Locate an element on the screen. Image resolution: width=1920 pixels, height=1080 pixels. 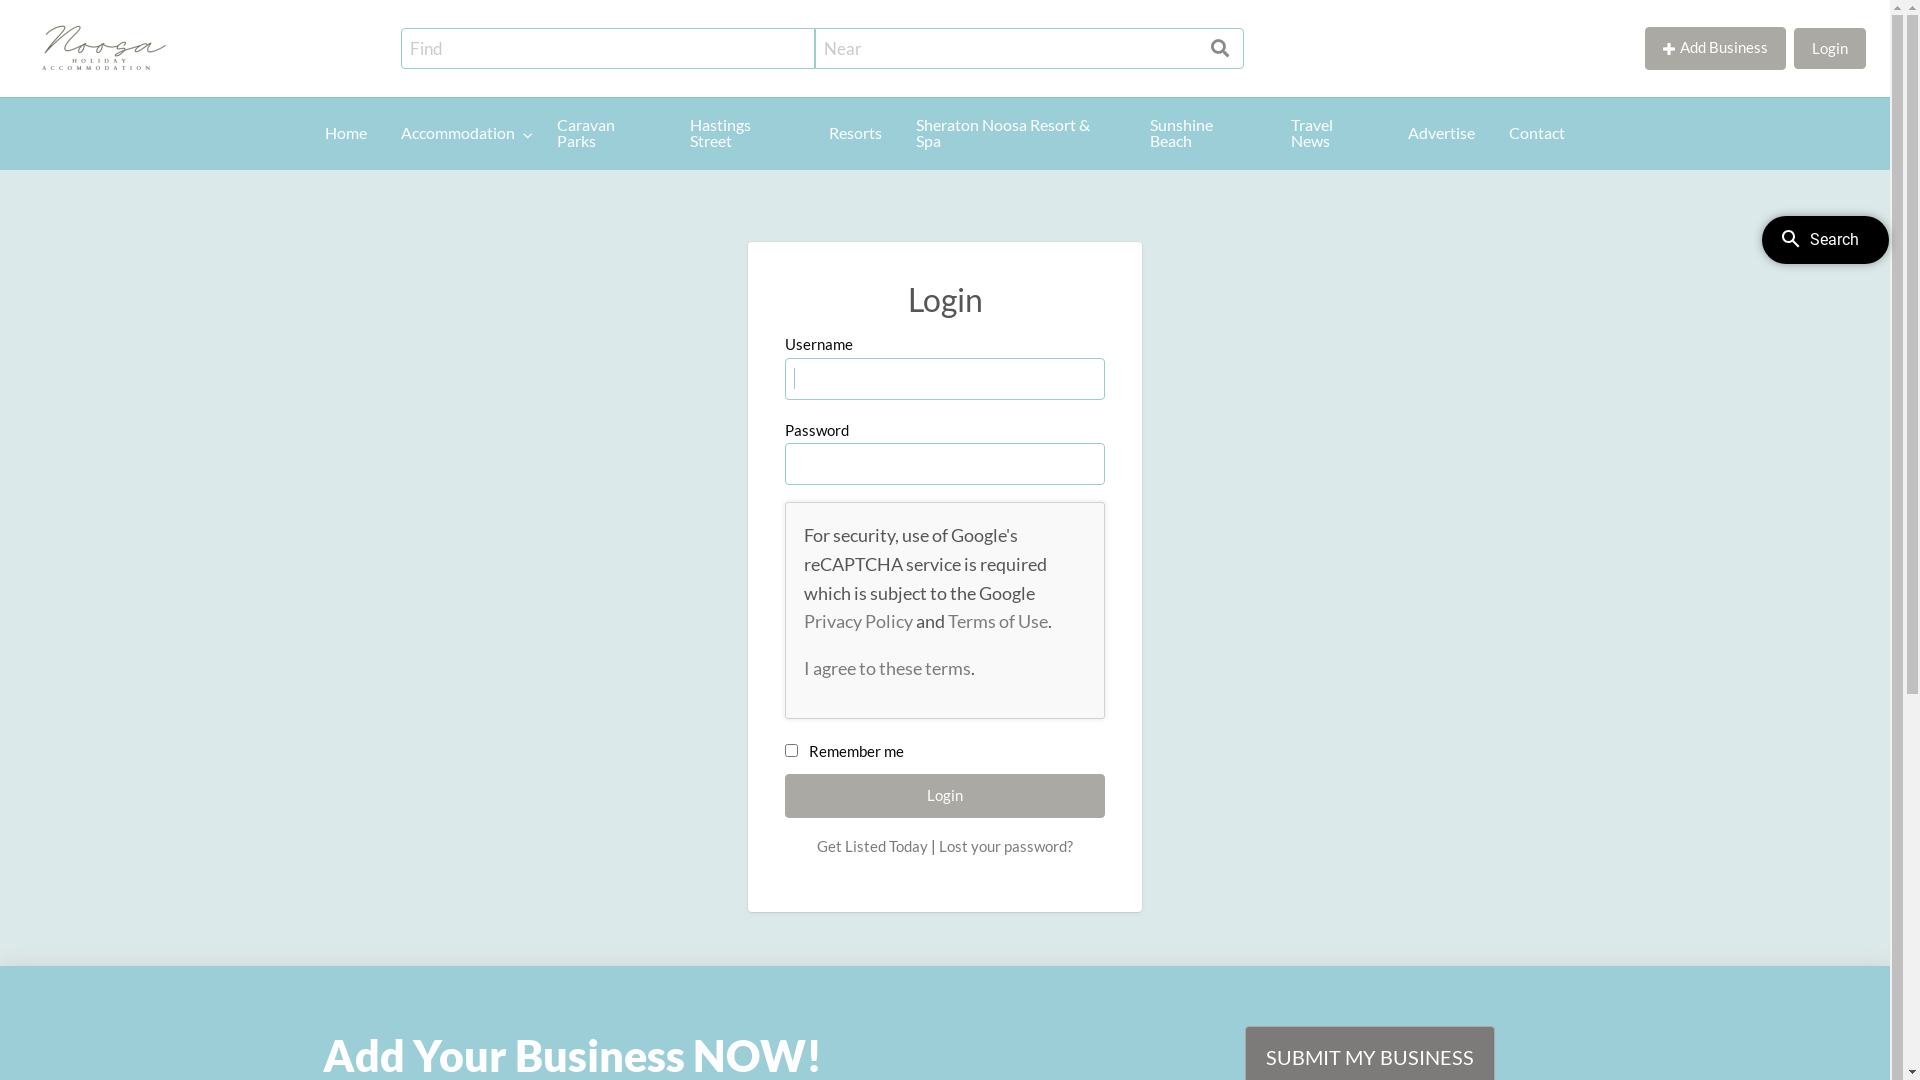
'I agree to these terms' is located at coordinates (886, 667).